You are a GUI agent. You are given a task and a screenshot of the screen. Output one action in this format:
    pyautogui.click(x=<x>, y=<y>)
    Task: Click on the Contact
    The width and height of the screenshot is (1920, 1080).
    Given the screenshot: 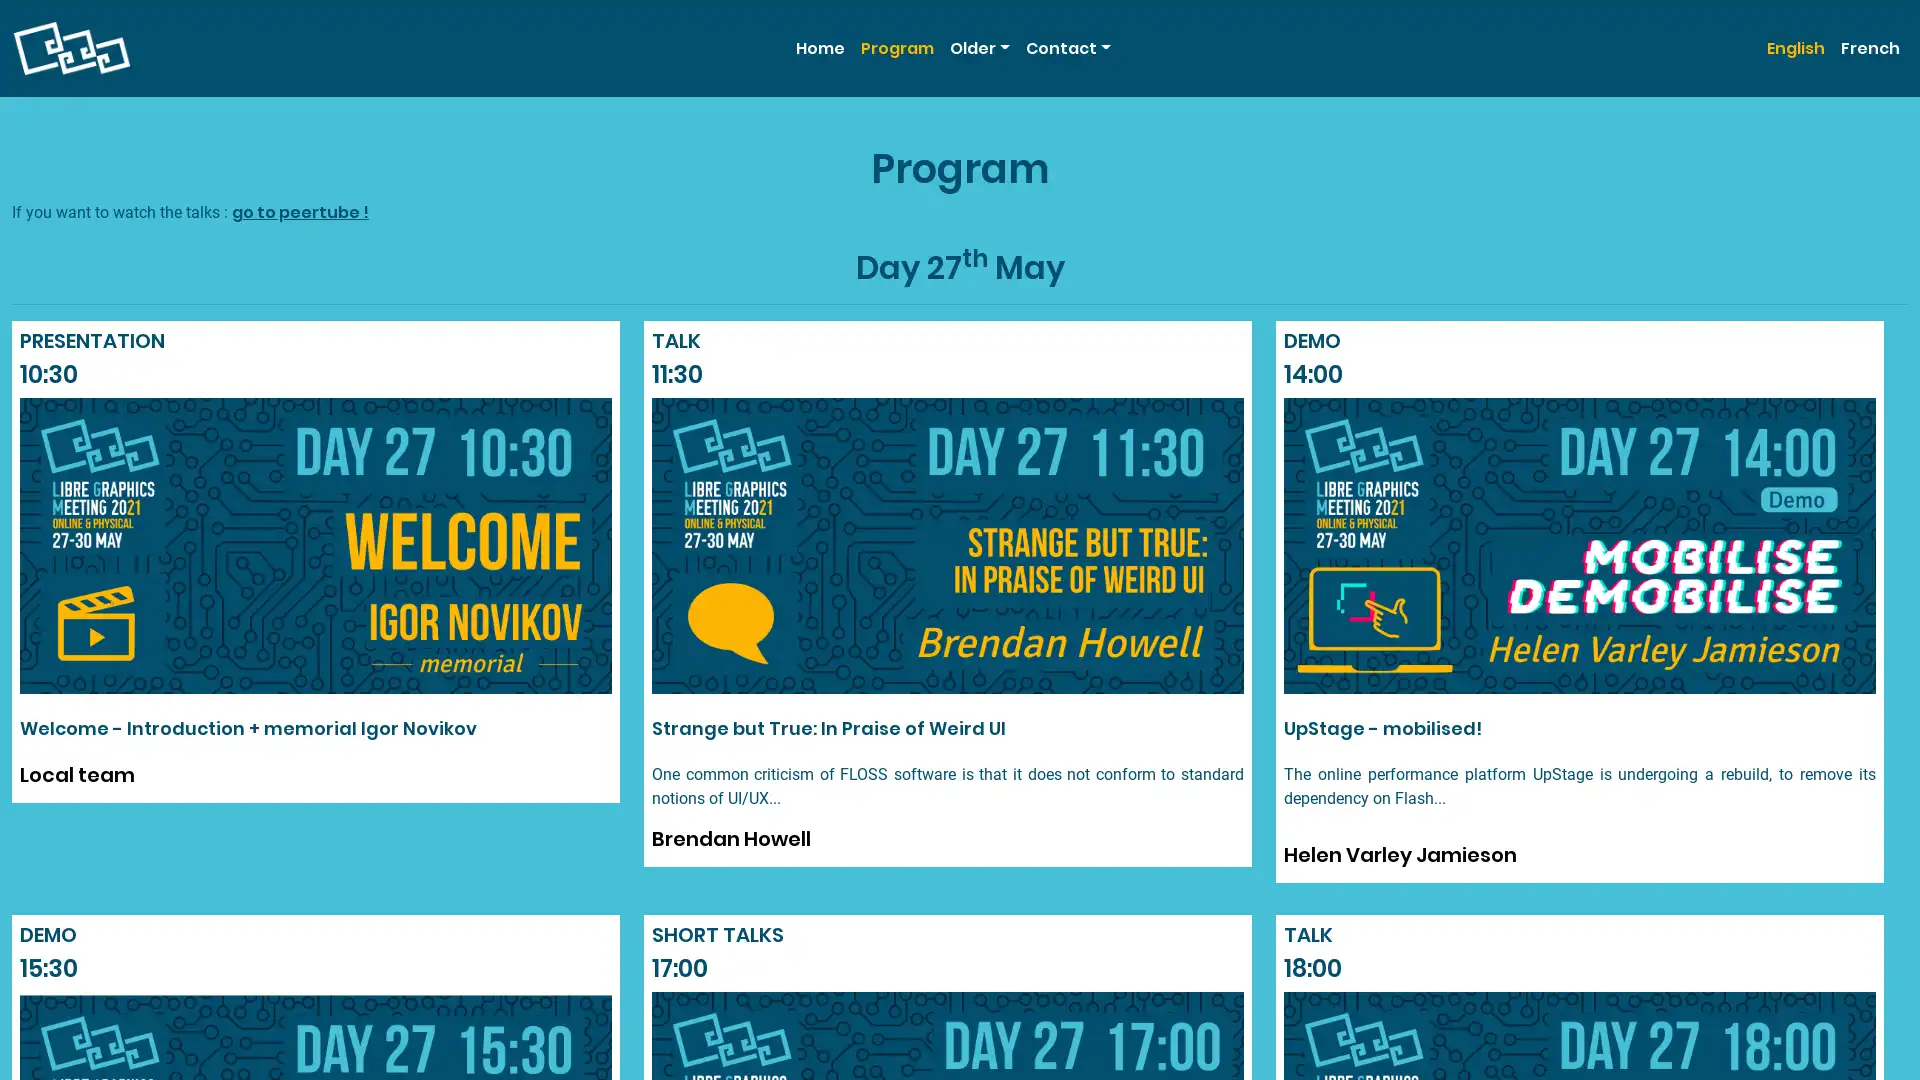 What is the action you would take?
    pyautogui.click(x=1066, y=46)
    